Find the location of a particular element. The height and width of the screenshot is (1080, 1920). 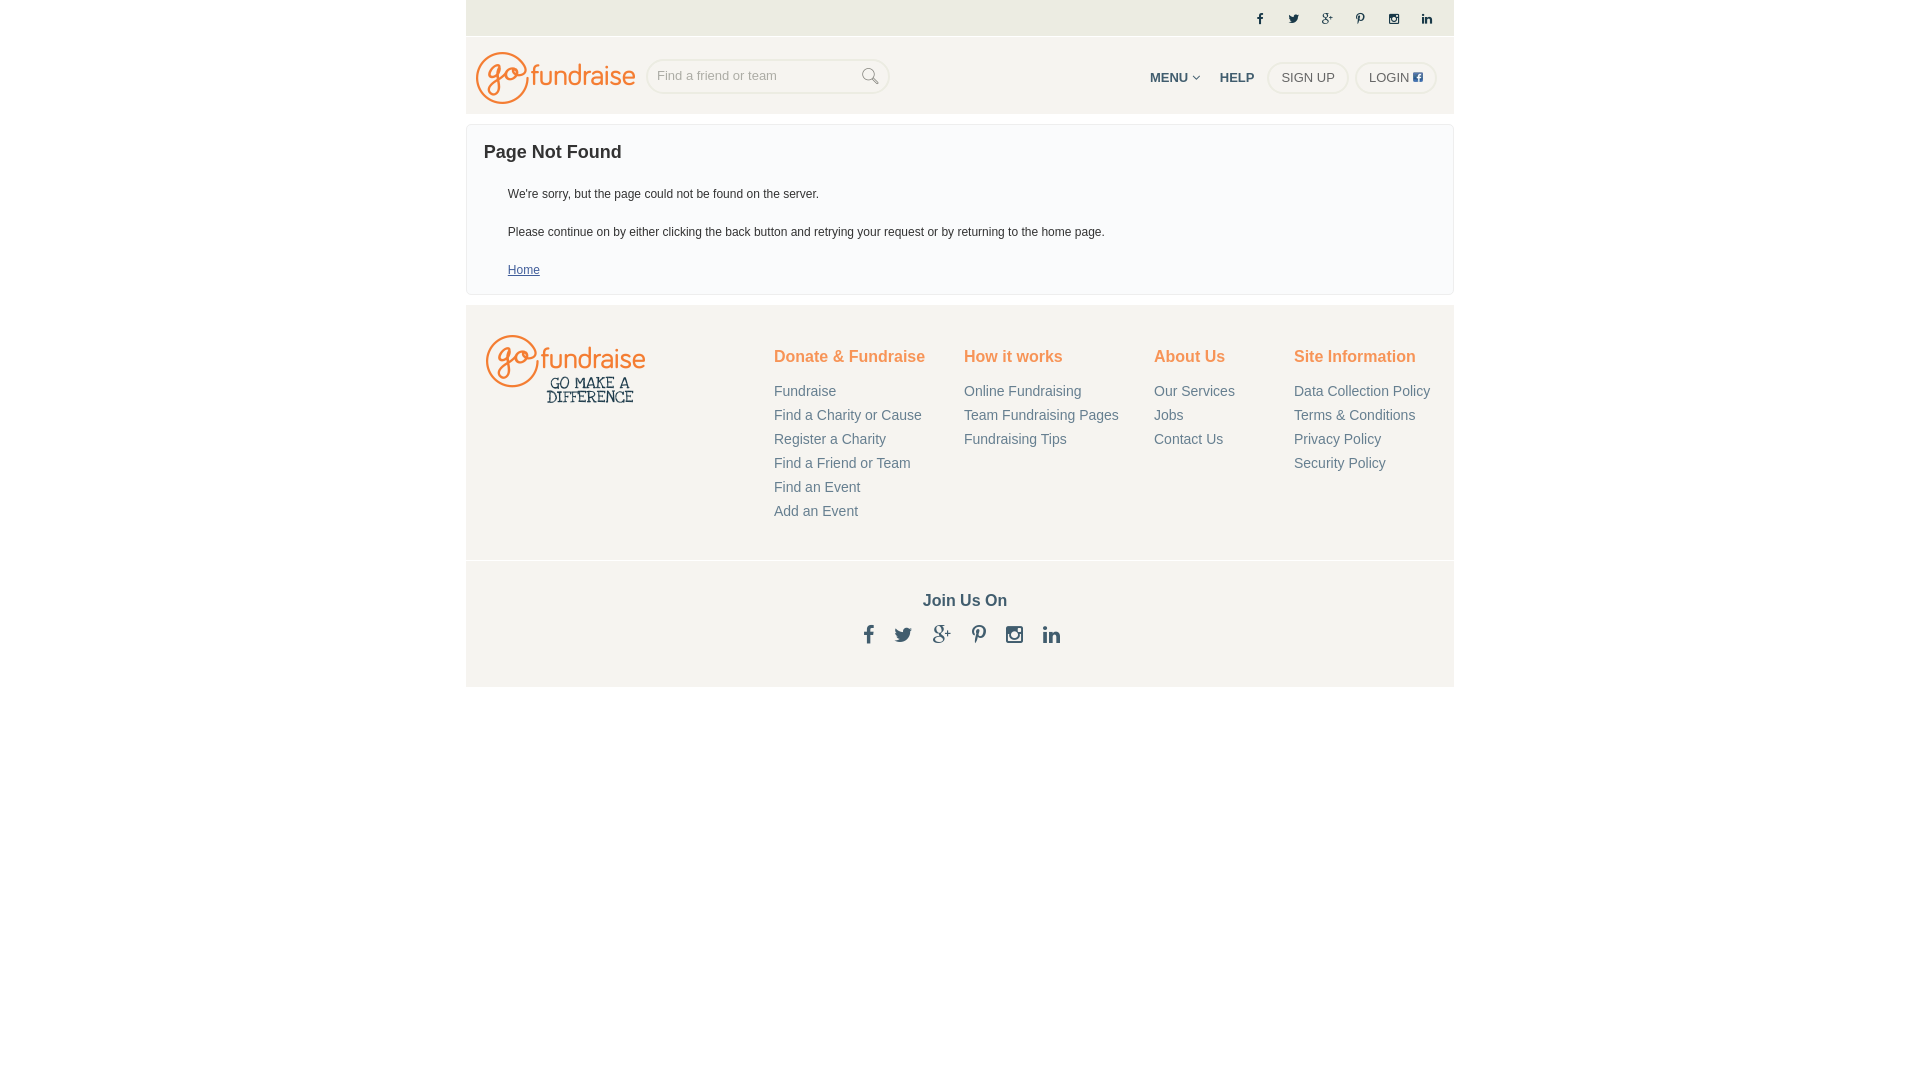

'Team Fundraising Pages' is located at coordinates (1042, 414).